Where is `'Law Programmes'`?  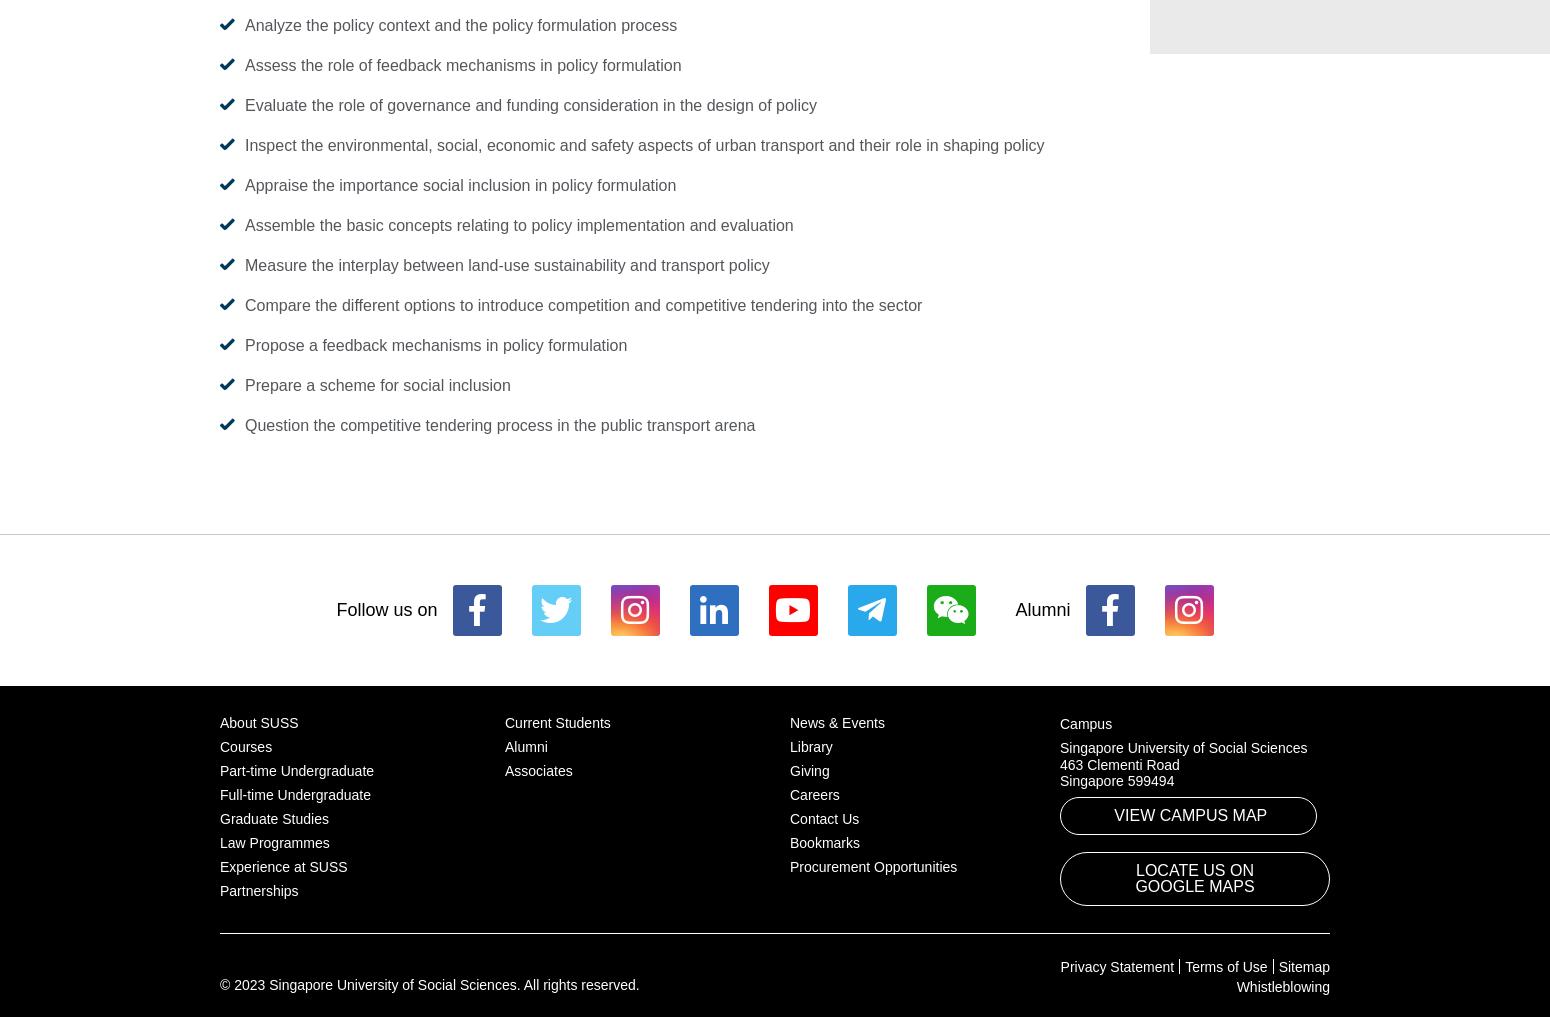 'Law Programmes' is located at coordinates (274, 840).